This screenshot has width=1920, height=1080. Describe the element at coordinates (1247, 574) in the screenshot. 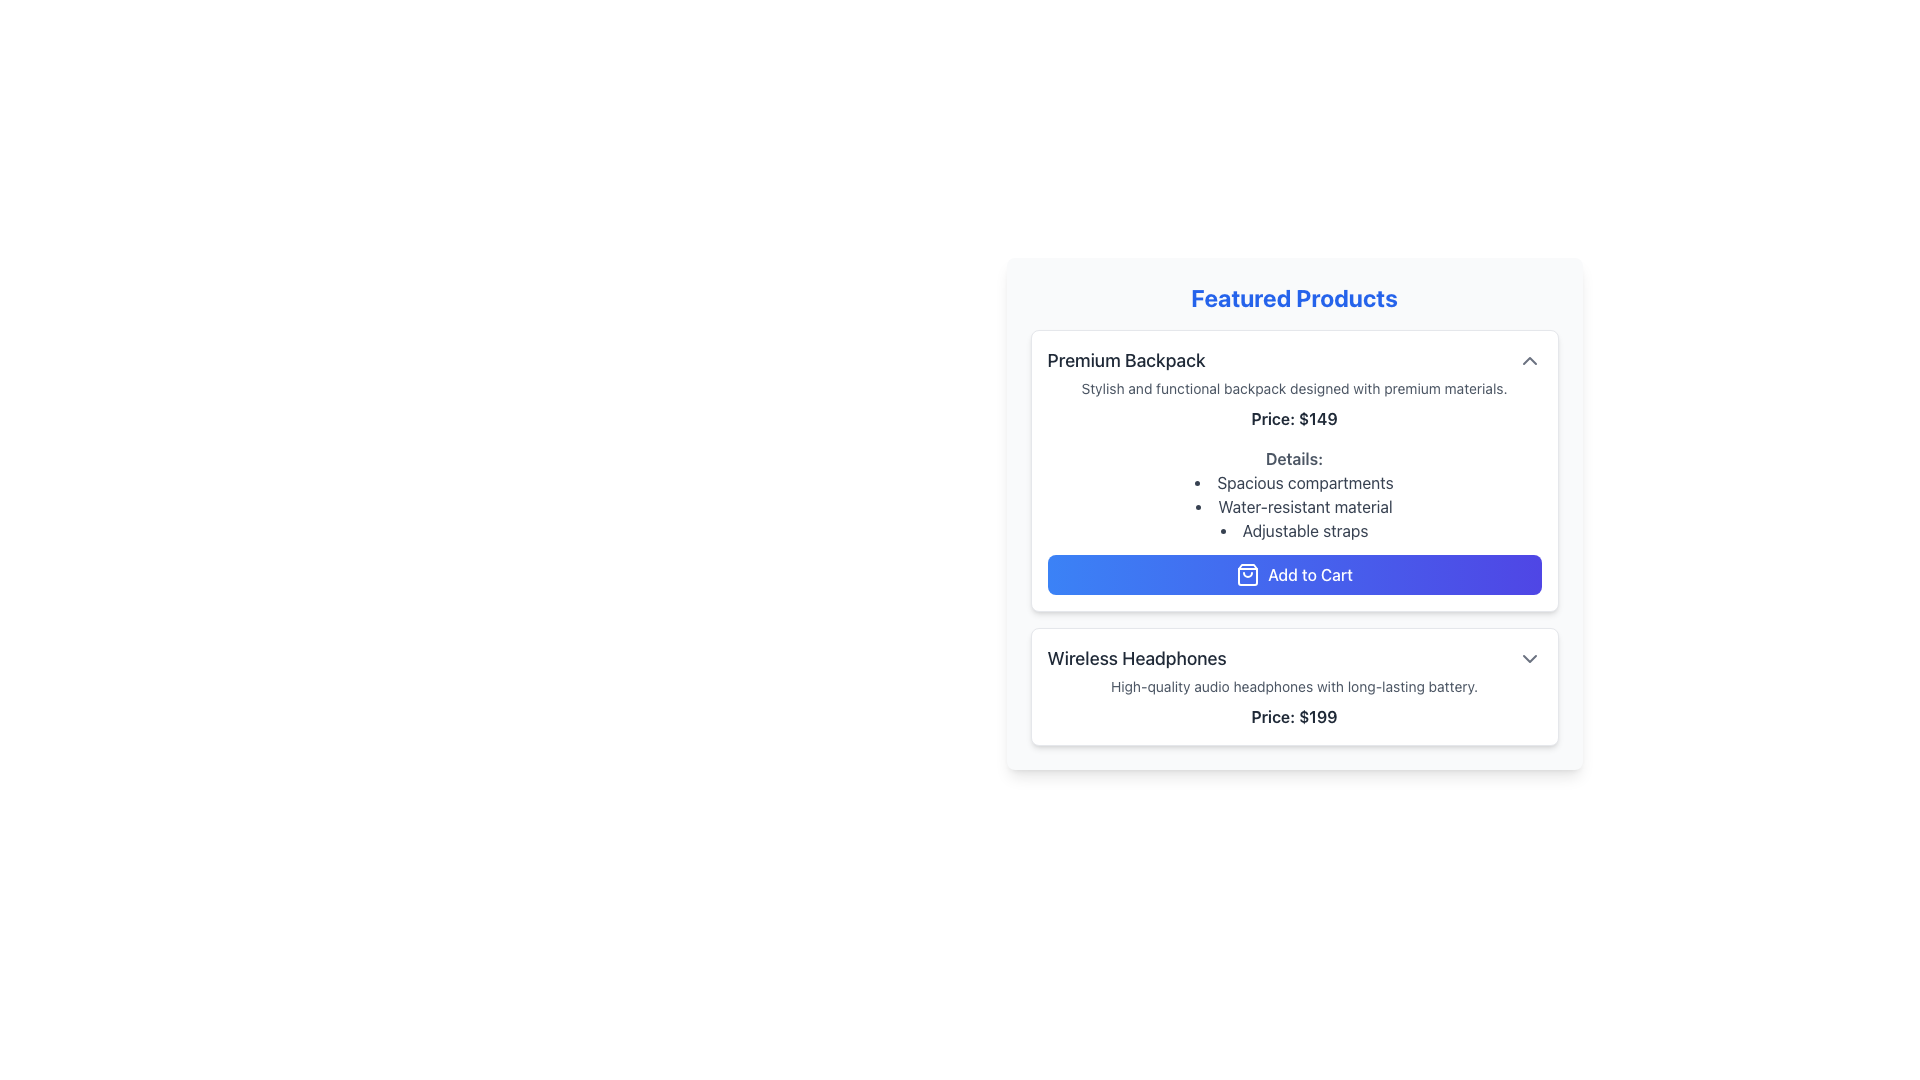

I see `the shopping basket icon, which is a square-shaped small icon filled with white on a blue background, located within the 'Add to Cart' button` at that location.